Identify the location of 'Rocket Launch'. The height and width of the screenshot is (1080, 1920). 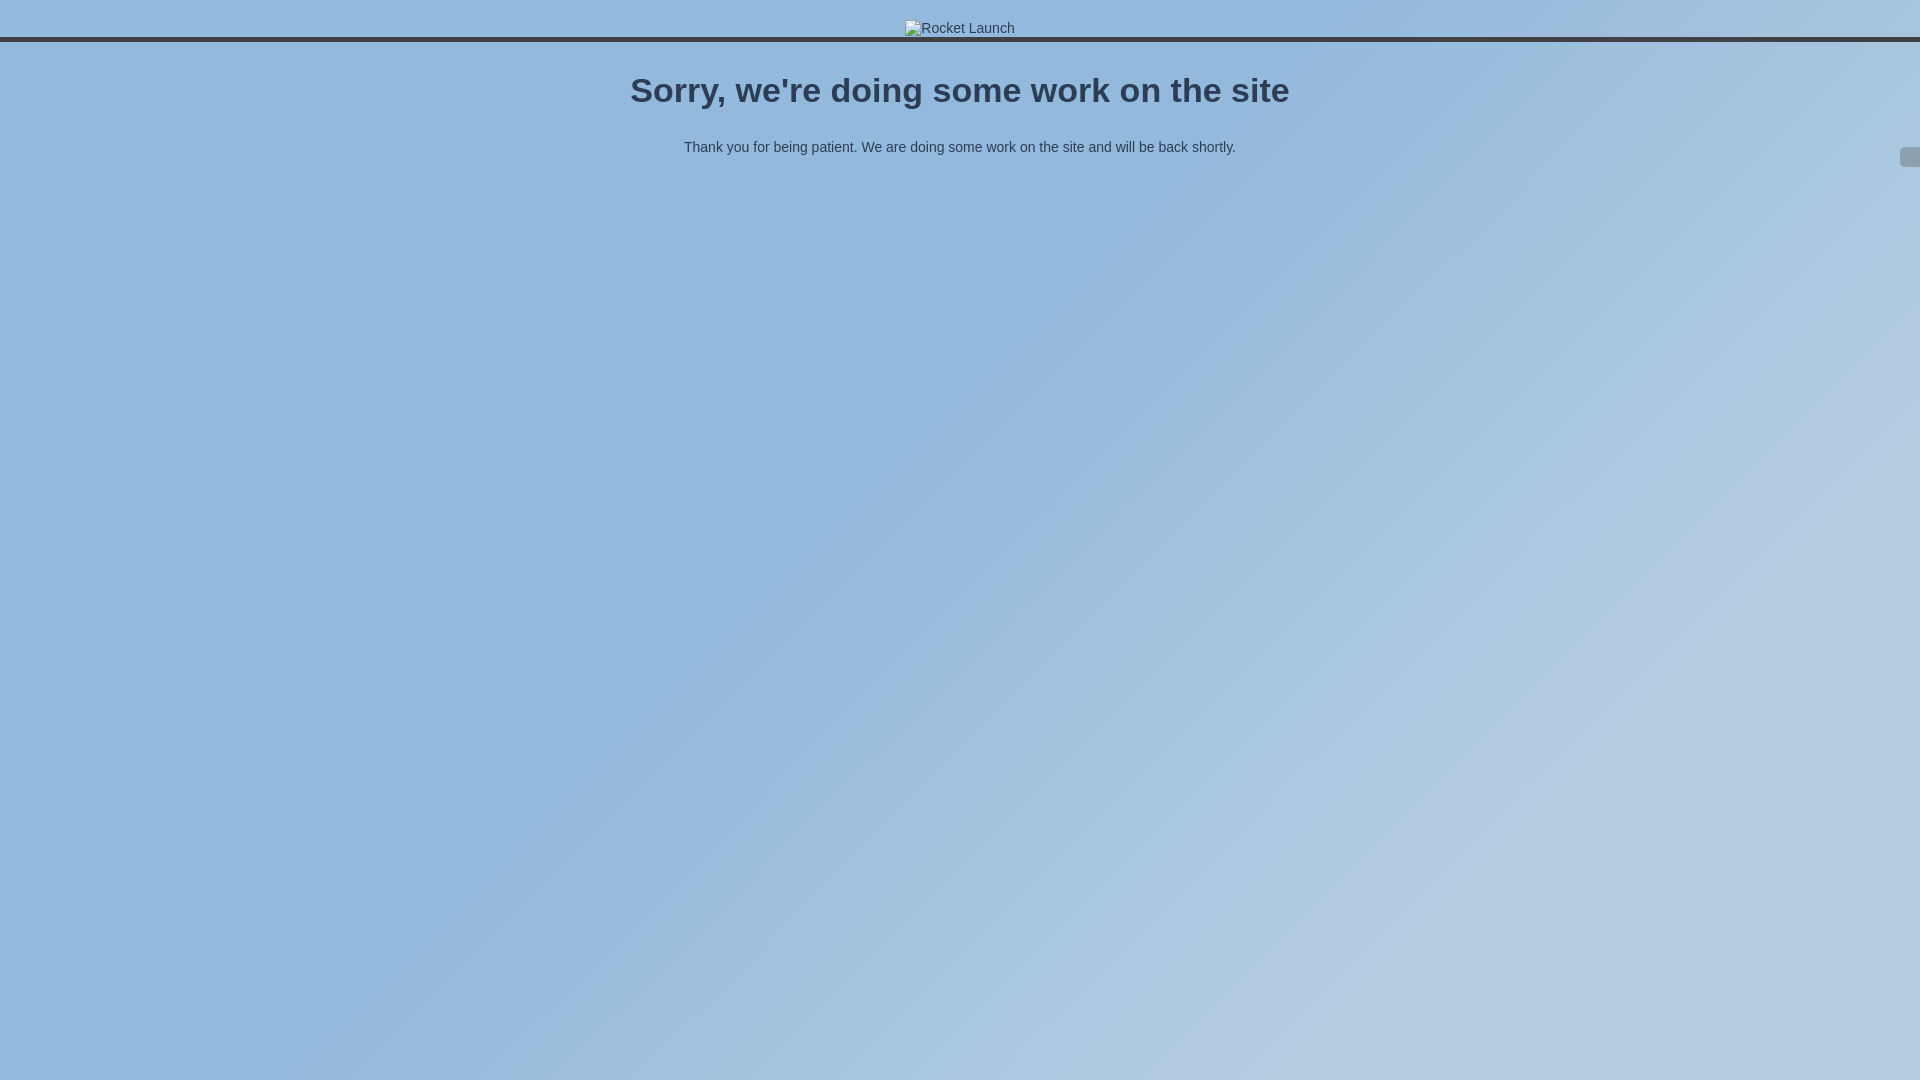
(904, 28).